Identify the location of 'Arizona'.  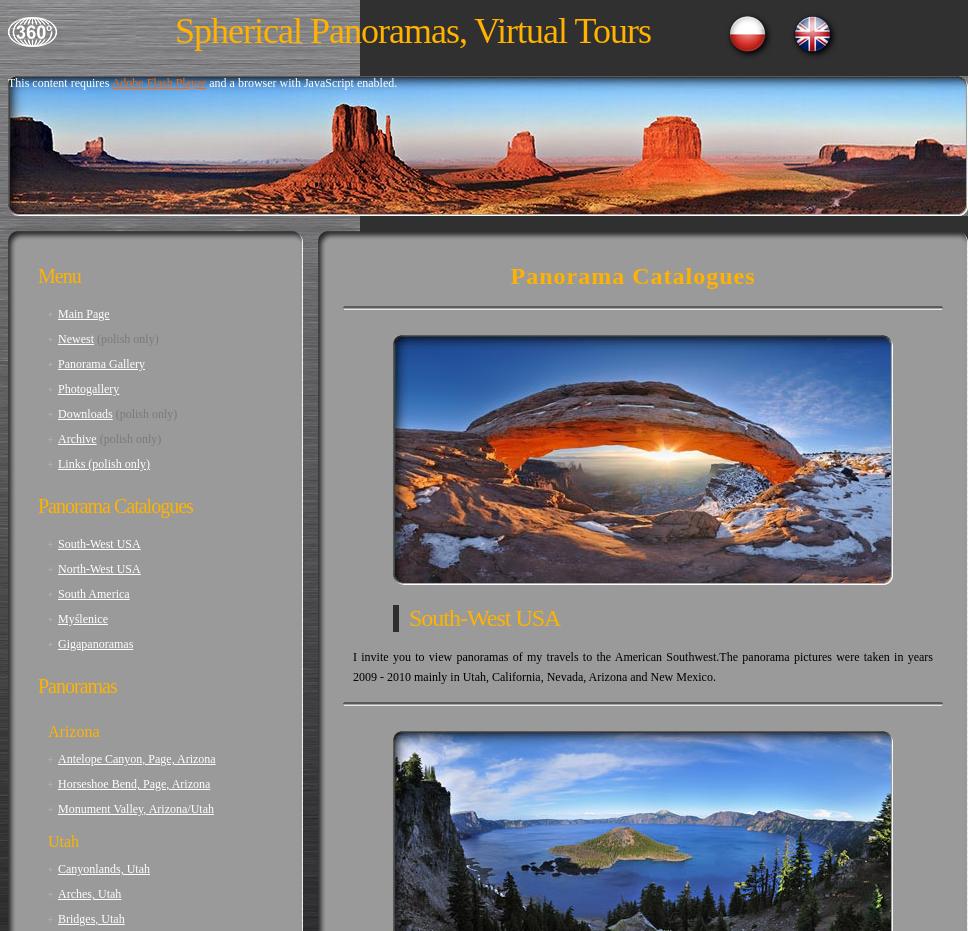
(47, 730).